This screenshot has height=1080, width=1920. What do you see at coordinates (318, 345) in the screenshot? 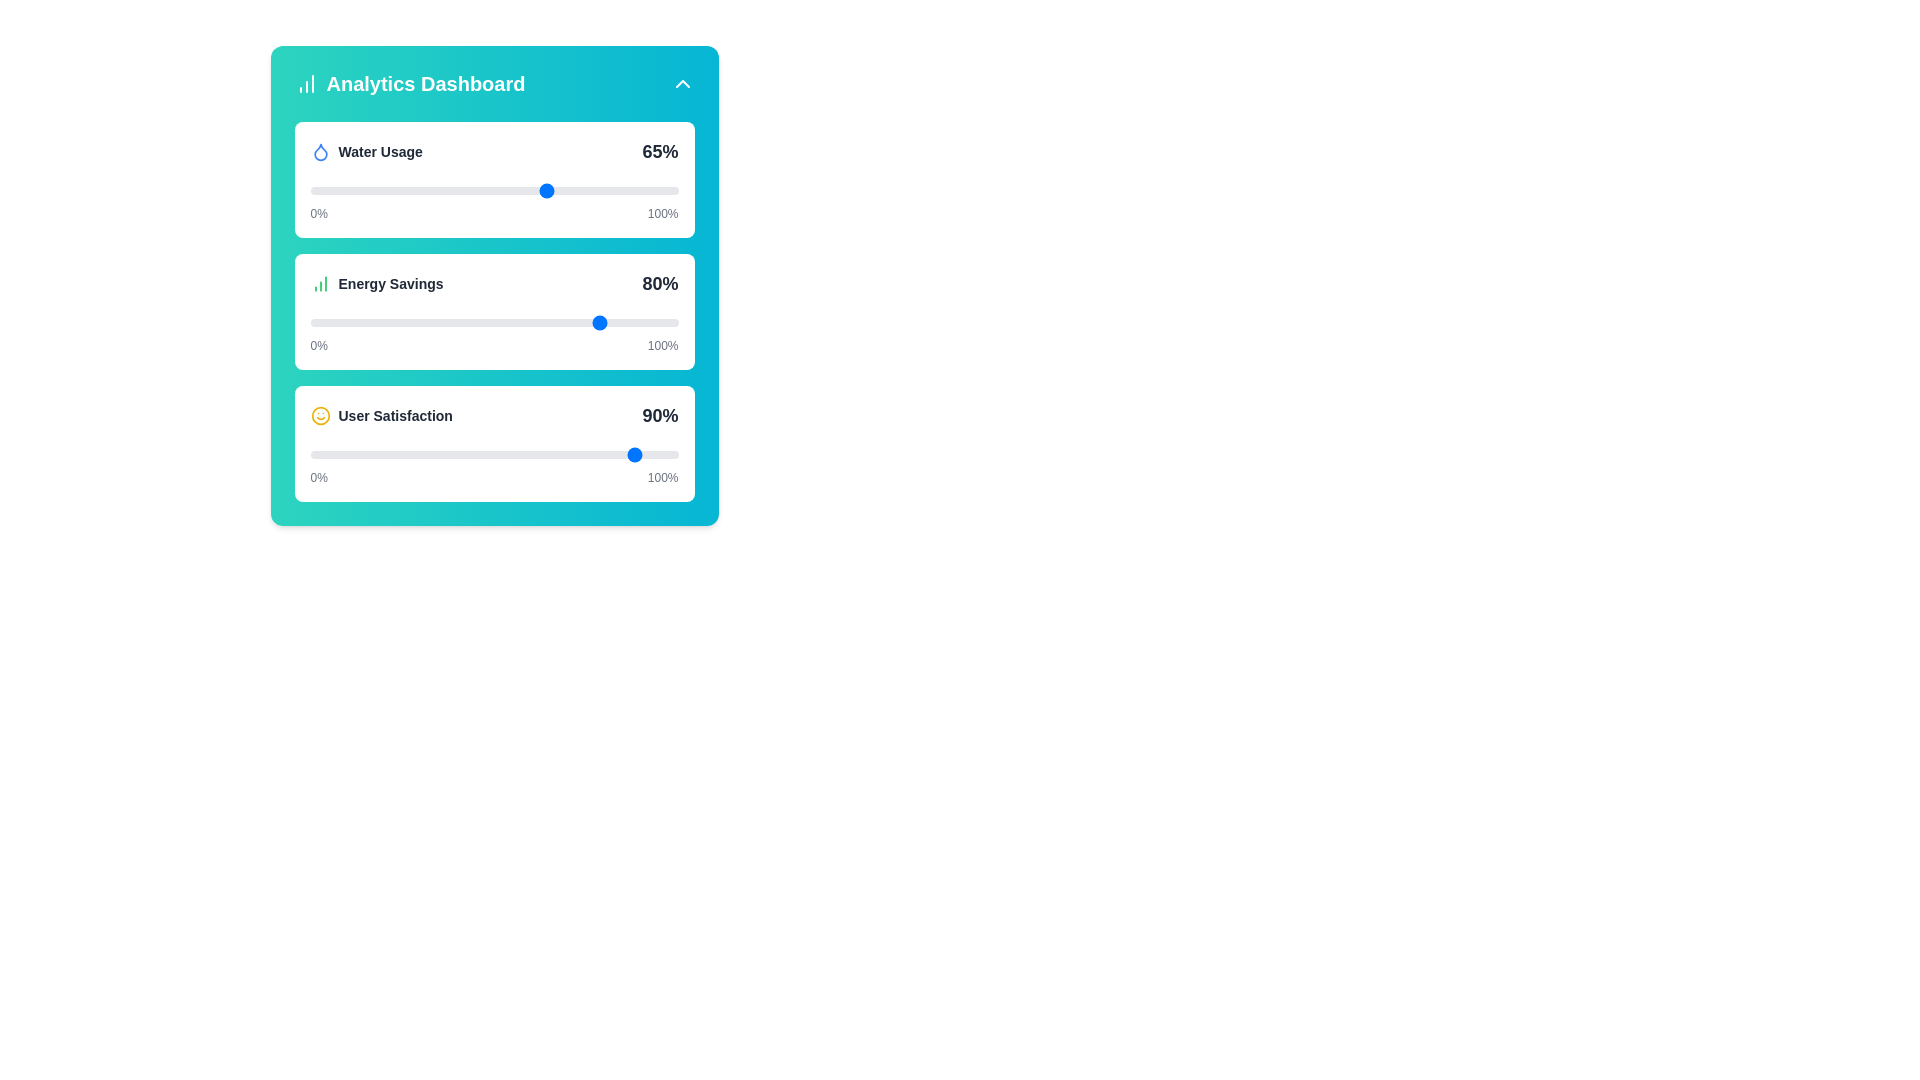
I see `the text label indicating the minimal value of 0% for the 'Energy Savings' slider, located at the far left side of the slider` at bounding box center [318, 345].